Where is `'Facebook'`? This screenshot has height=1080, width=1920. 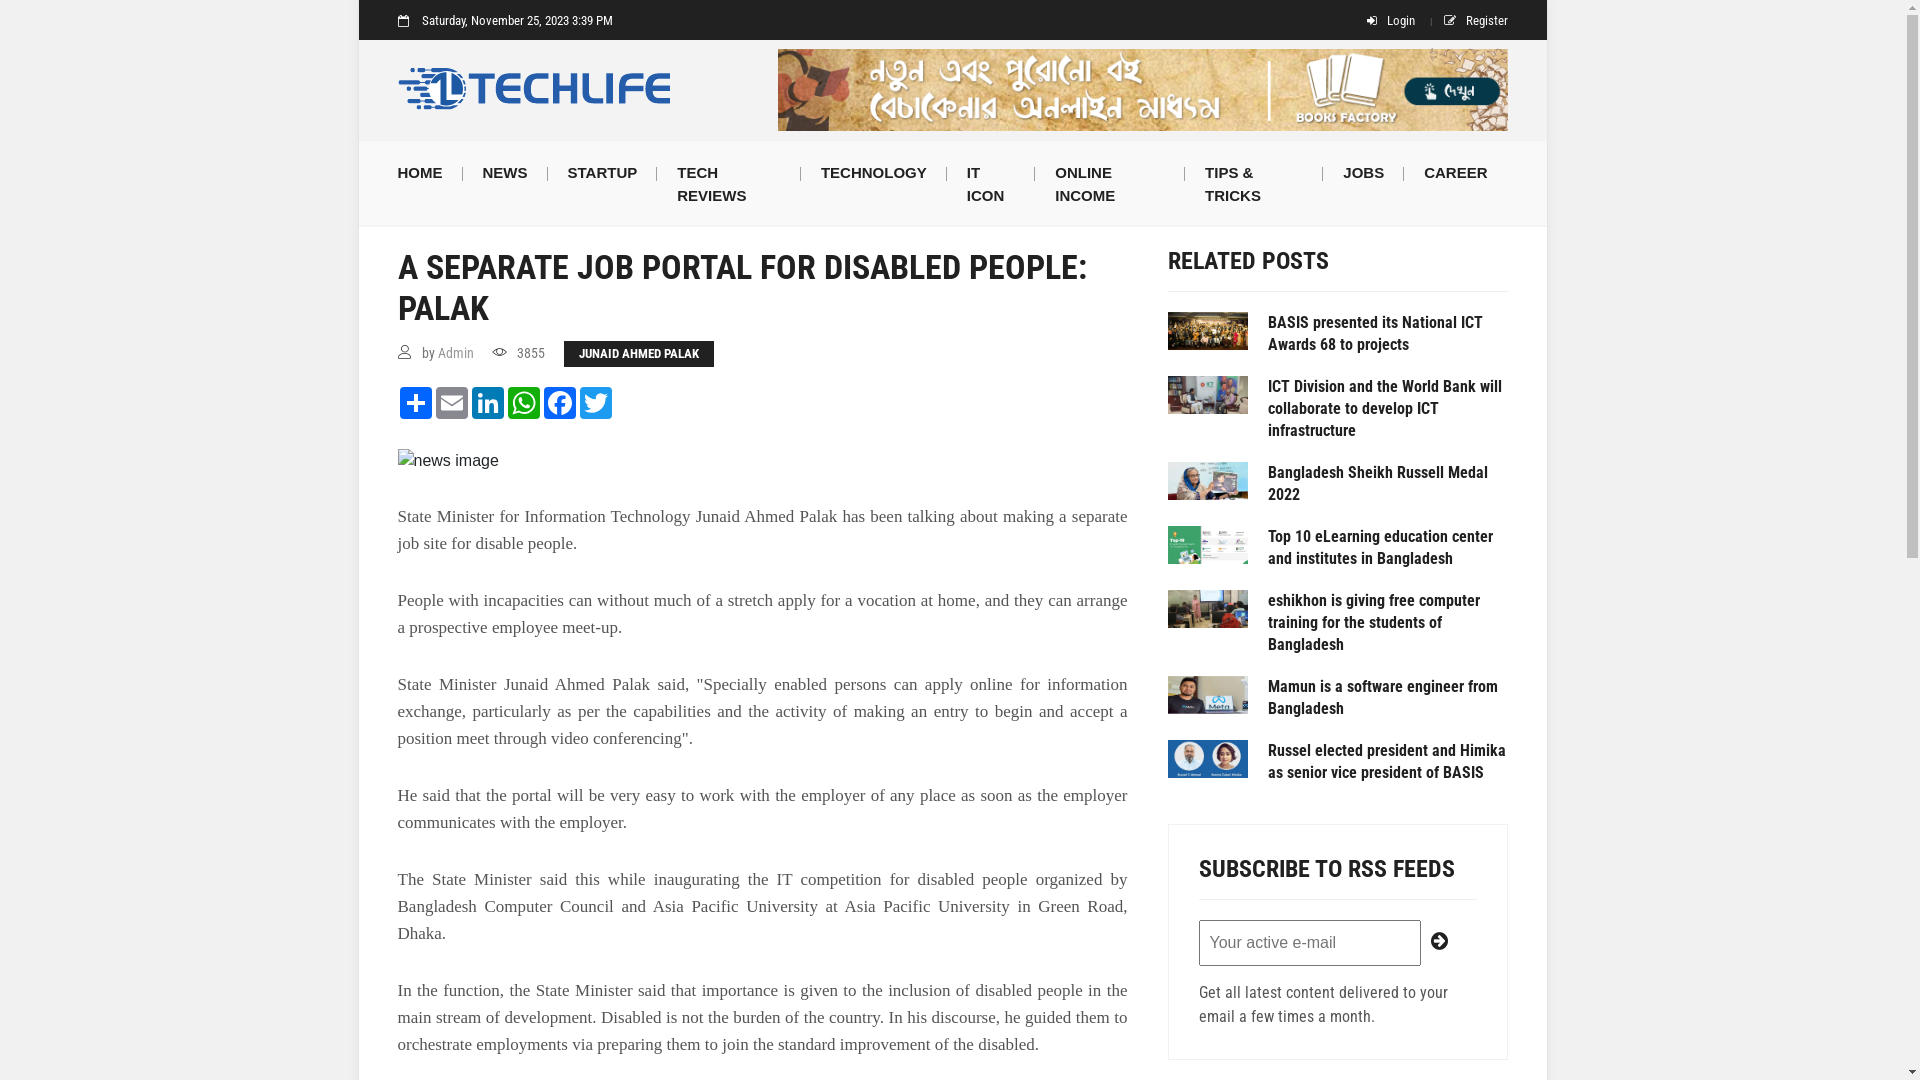 'Facebook' is located at coordinates (560, 402).